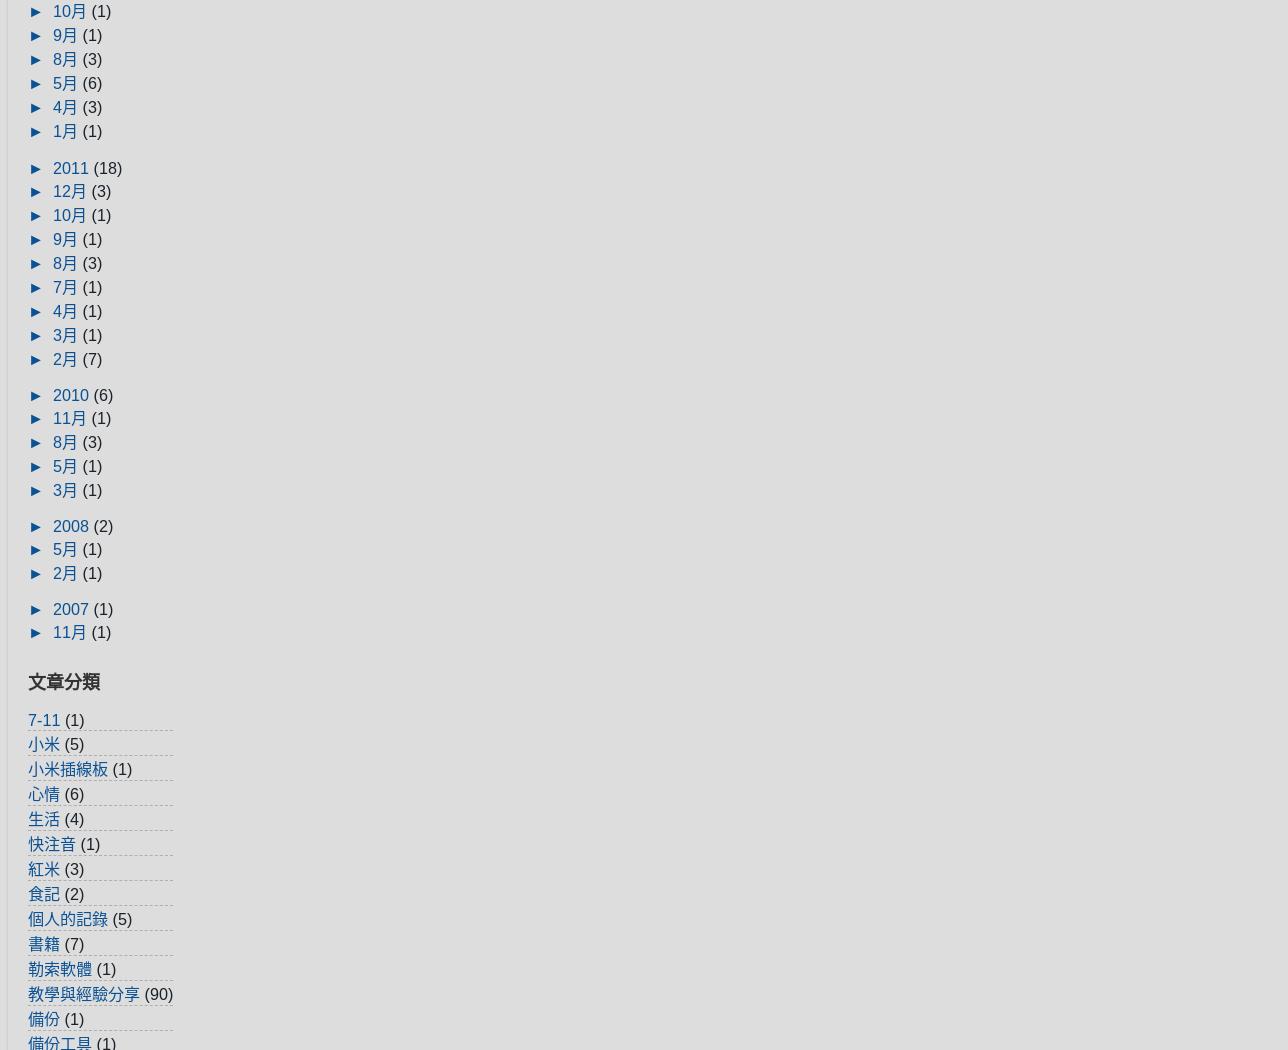 Image resolution: width=1288 pixels, height=1050 pixels. I want to click on '(90)', so click(158, 992).